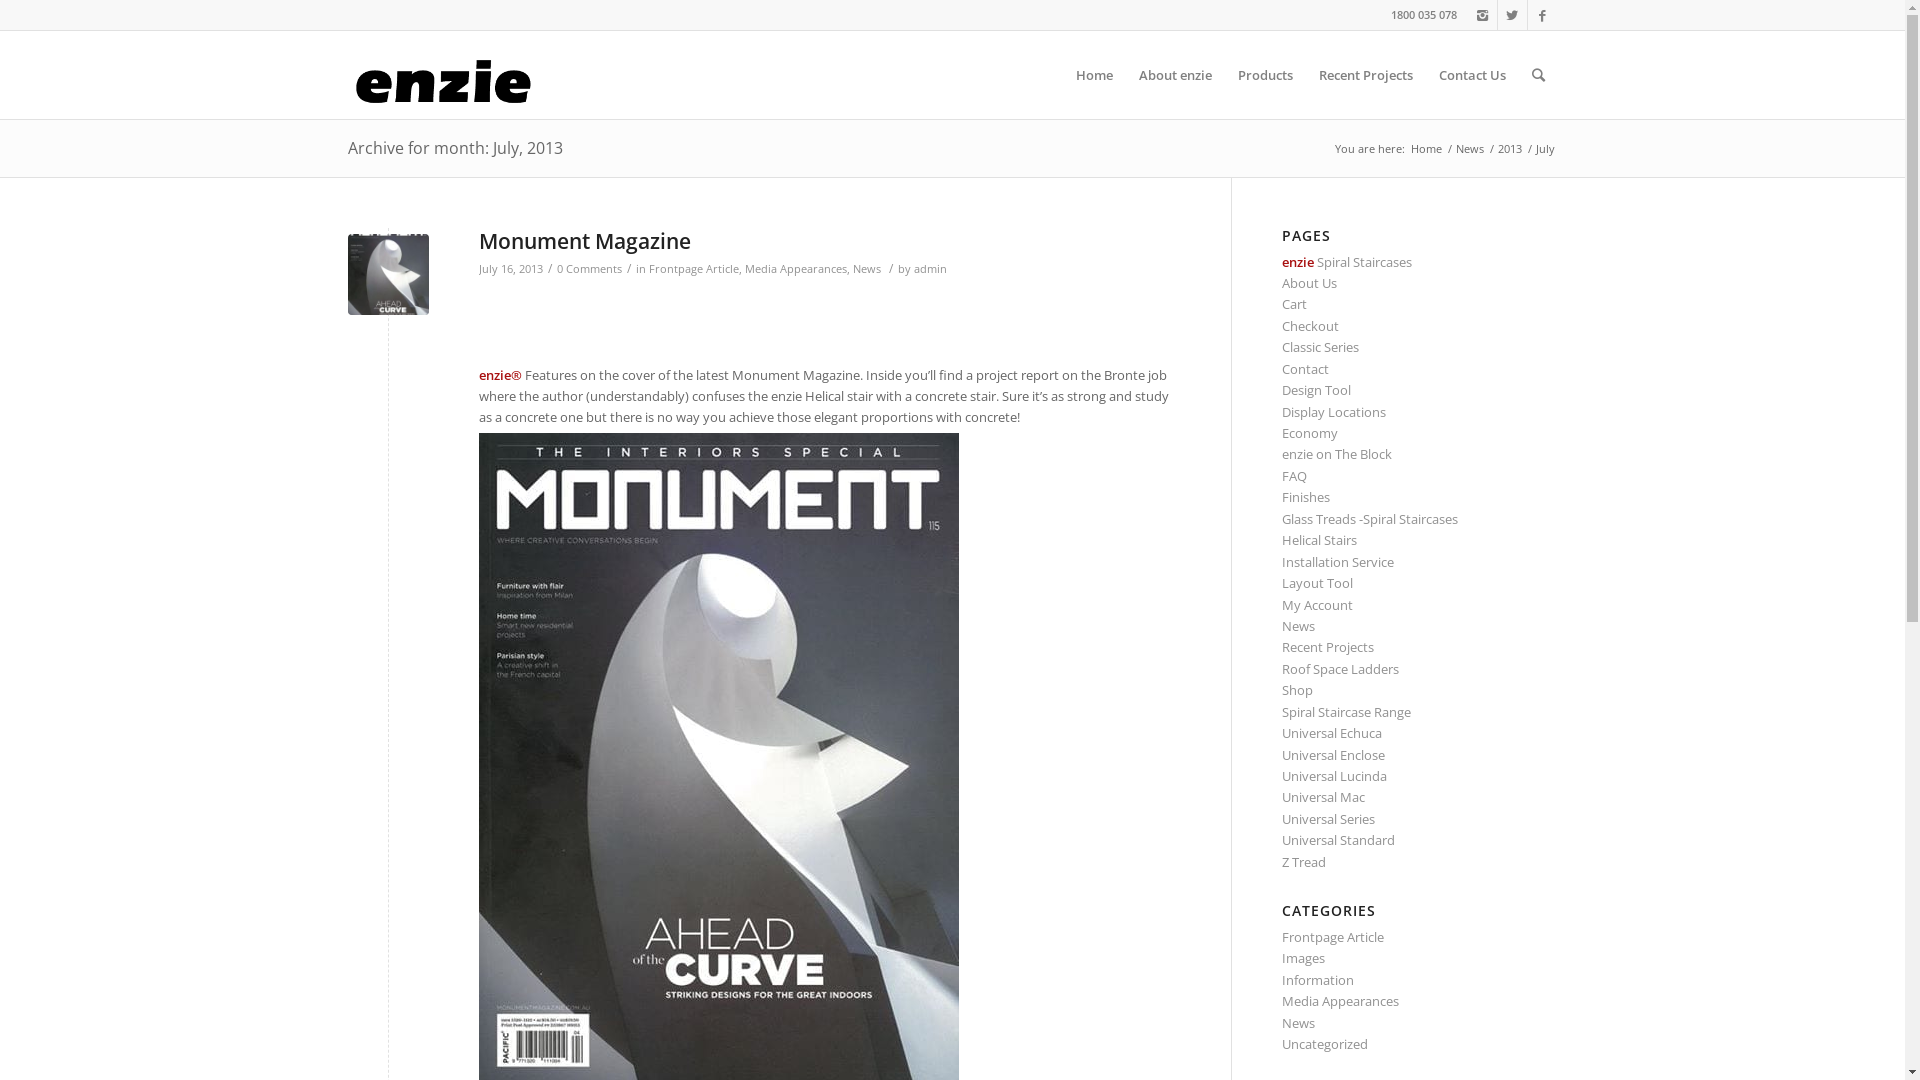 The height and width of the screenshot is (1080, 1920). Describe the element at coordinates (1281, 840) in the screenshot. I see `'Universal Standard'` at that location.